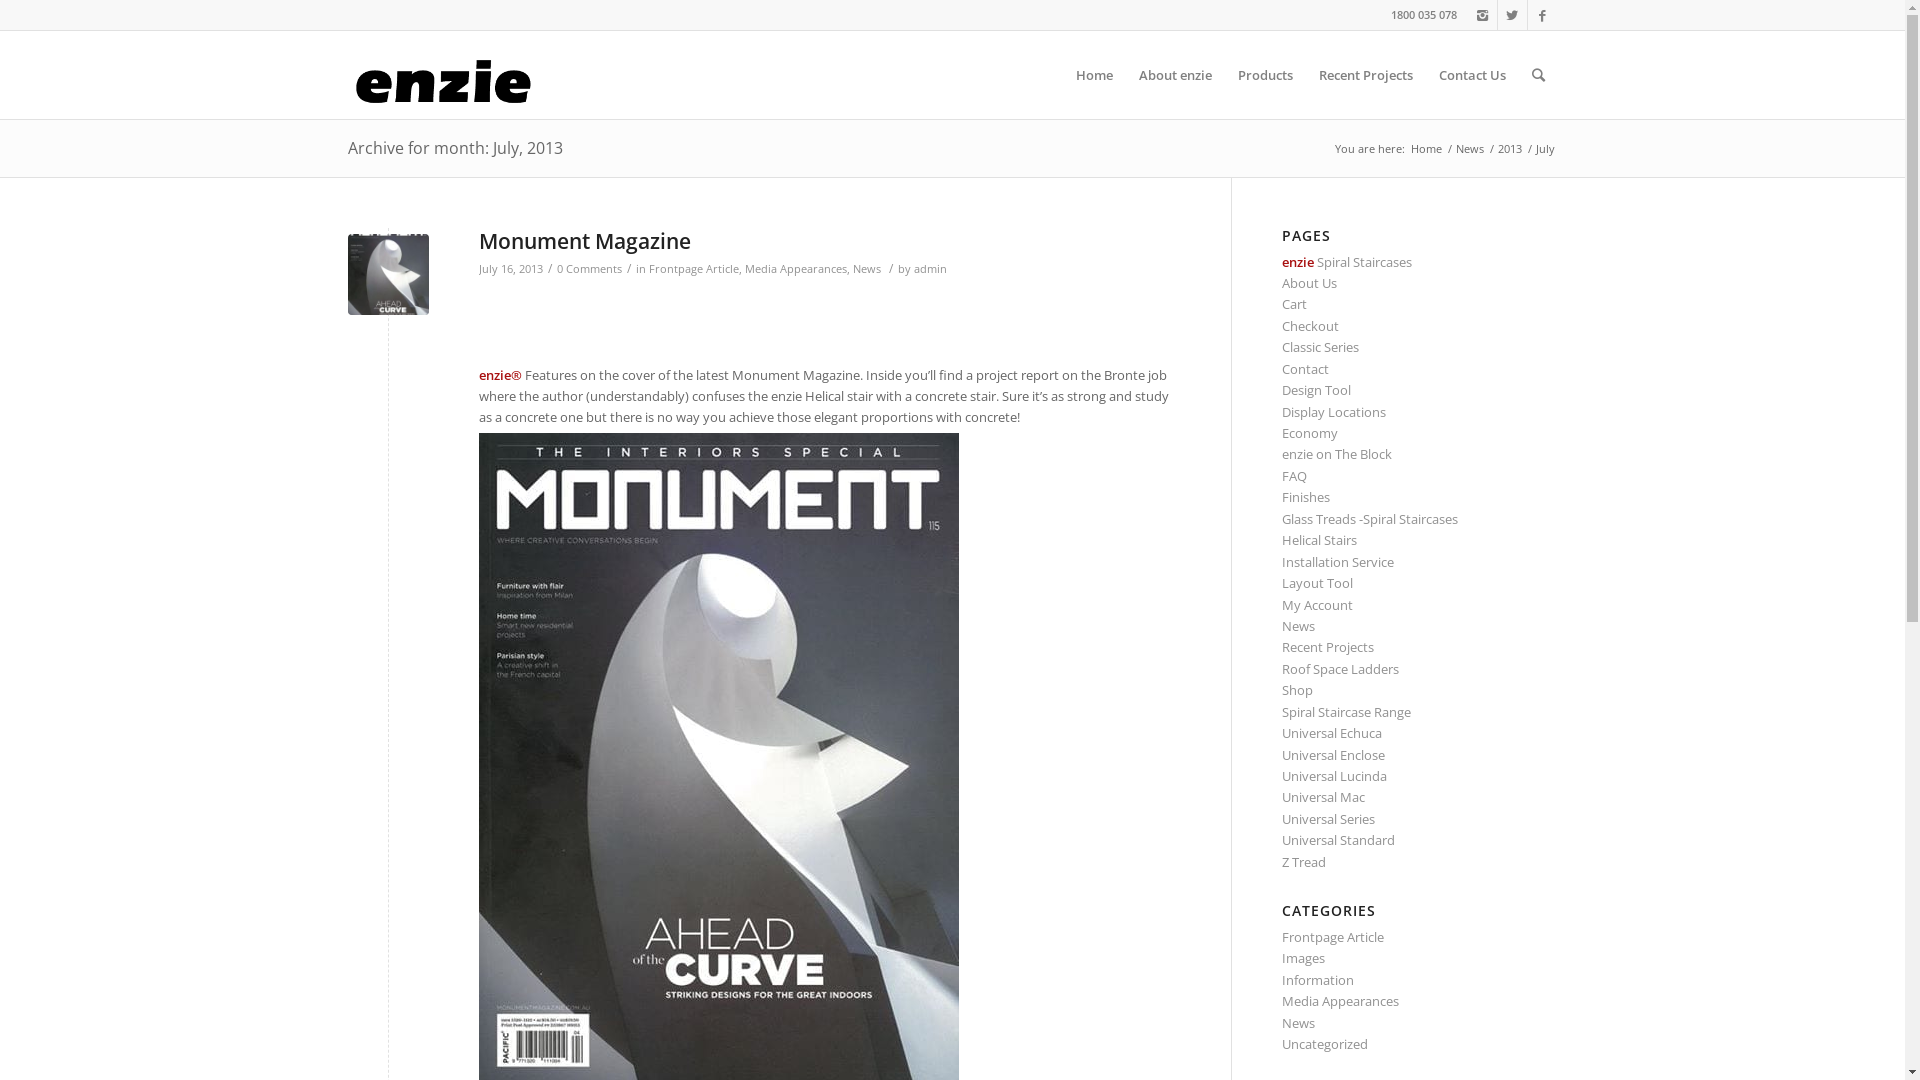 The height and width of the screenshot is (1080, 1920). Describe the element at coordinates (1281, 840) in the screenshot. I see `'Universal Standard'` at that location.